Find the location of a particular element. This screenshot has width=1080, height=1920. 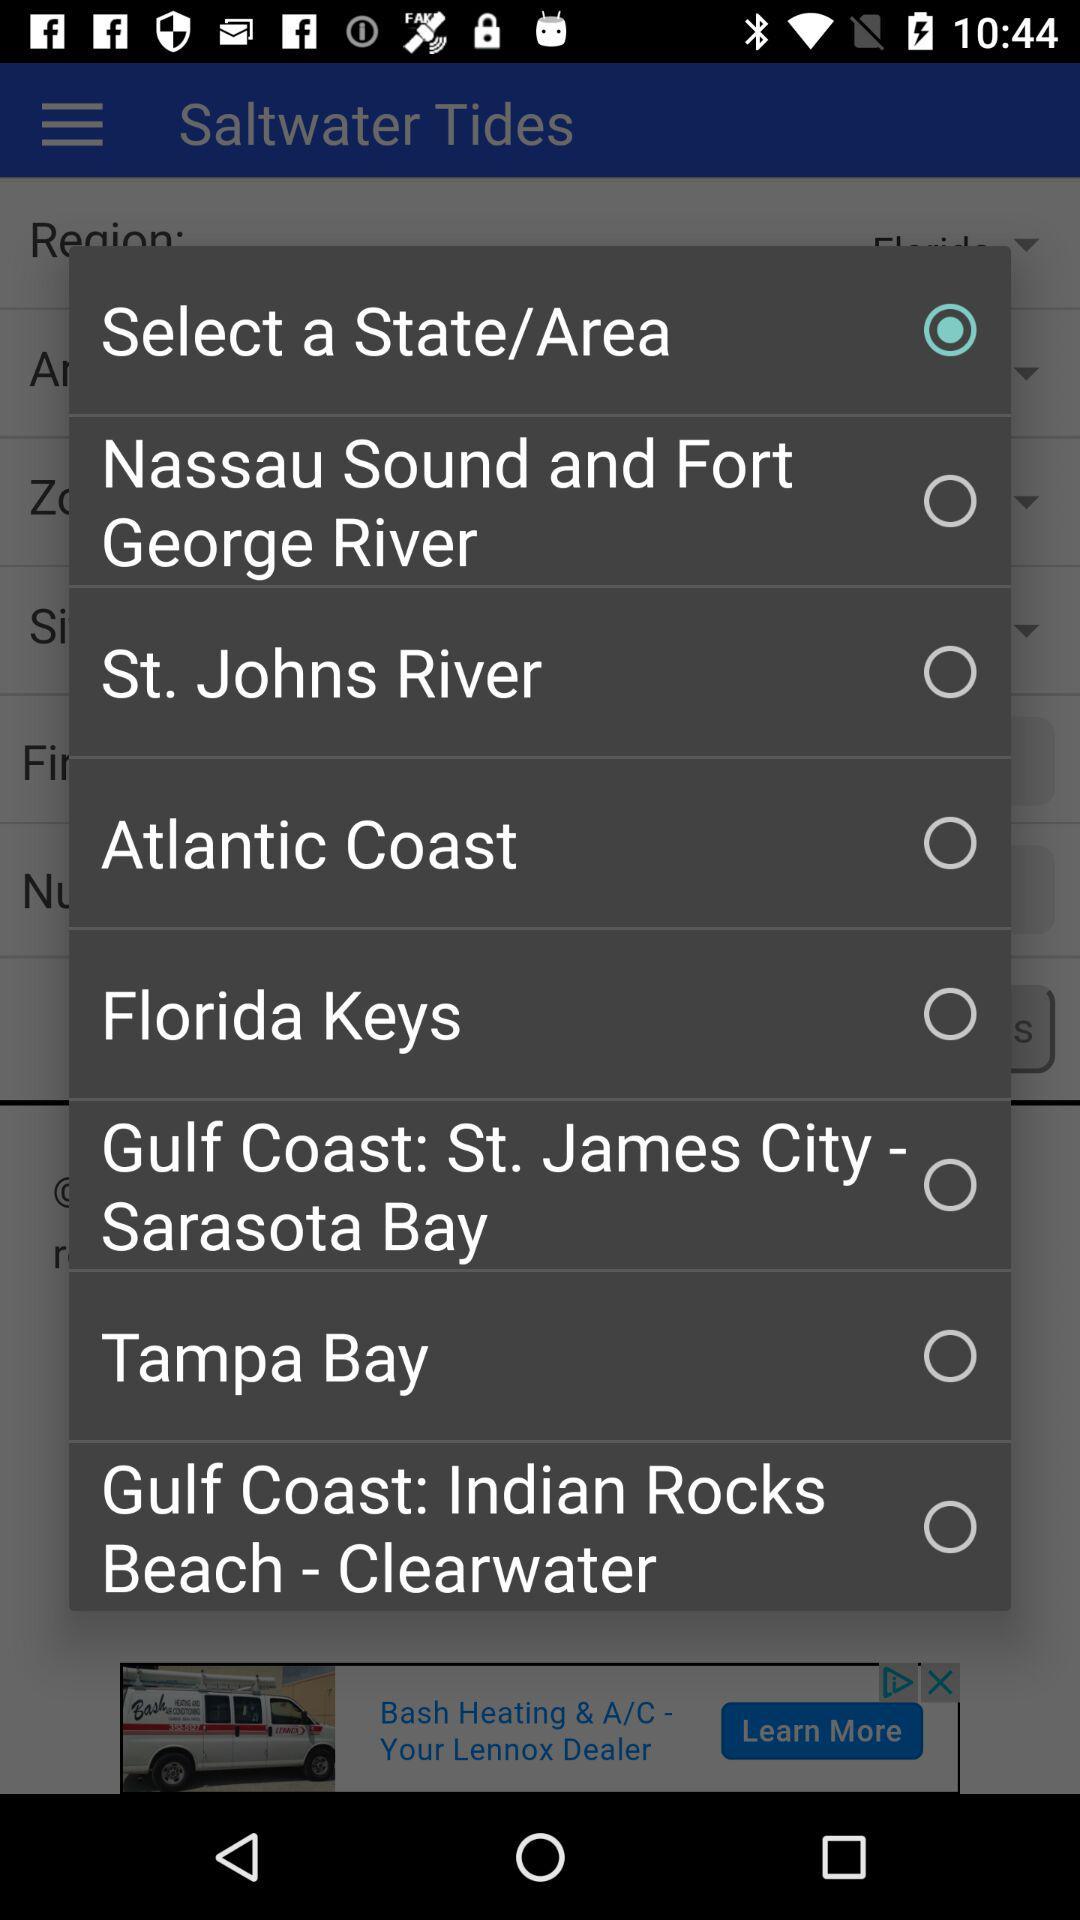

nassau sound and item is located at coordinates (540, 500).